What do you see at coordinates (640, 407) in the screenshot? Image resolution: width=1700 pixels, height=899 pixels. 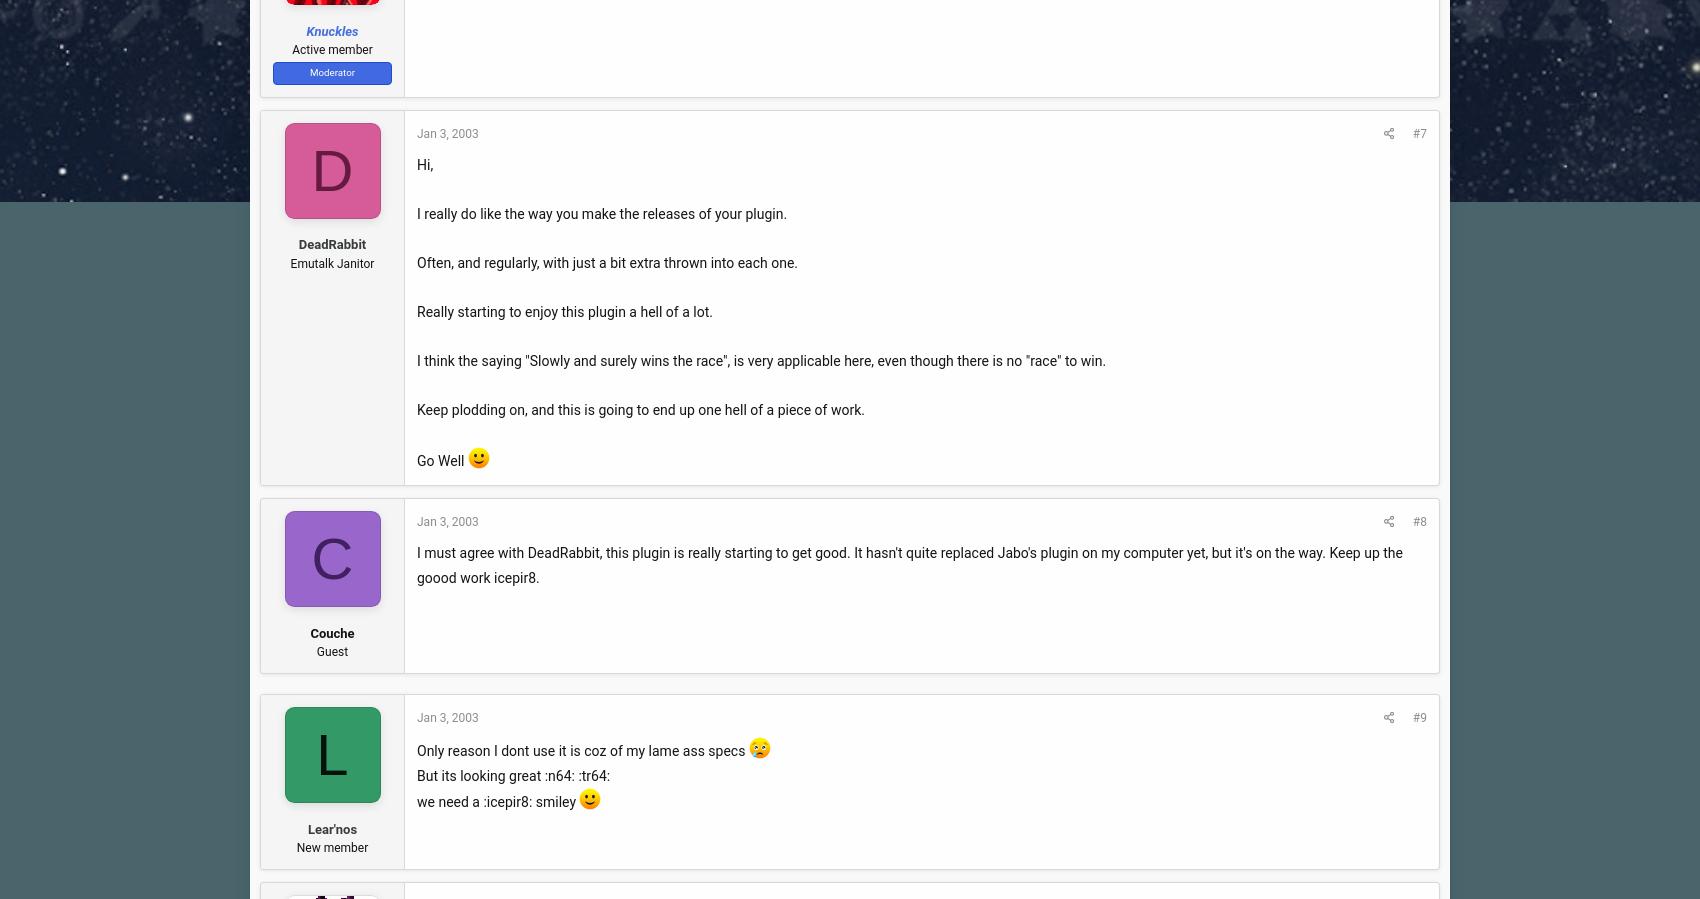 I see `'Keep plodding on, and this is going to end up one hell of a piece of work.'` at bounding box center [640, 407].